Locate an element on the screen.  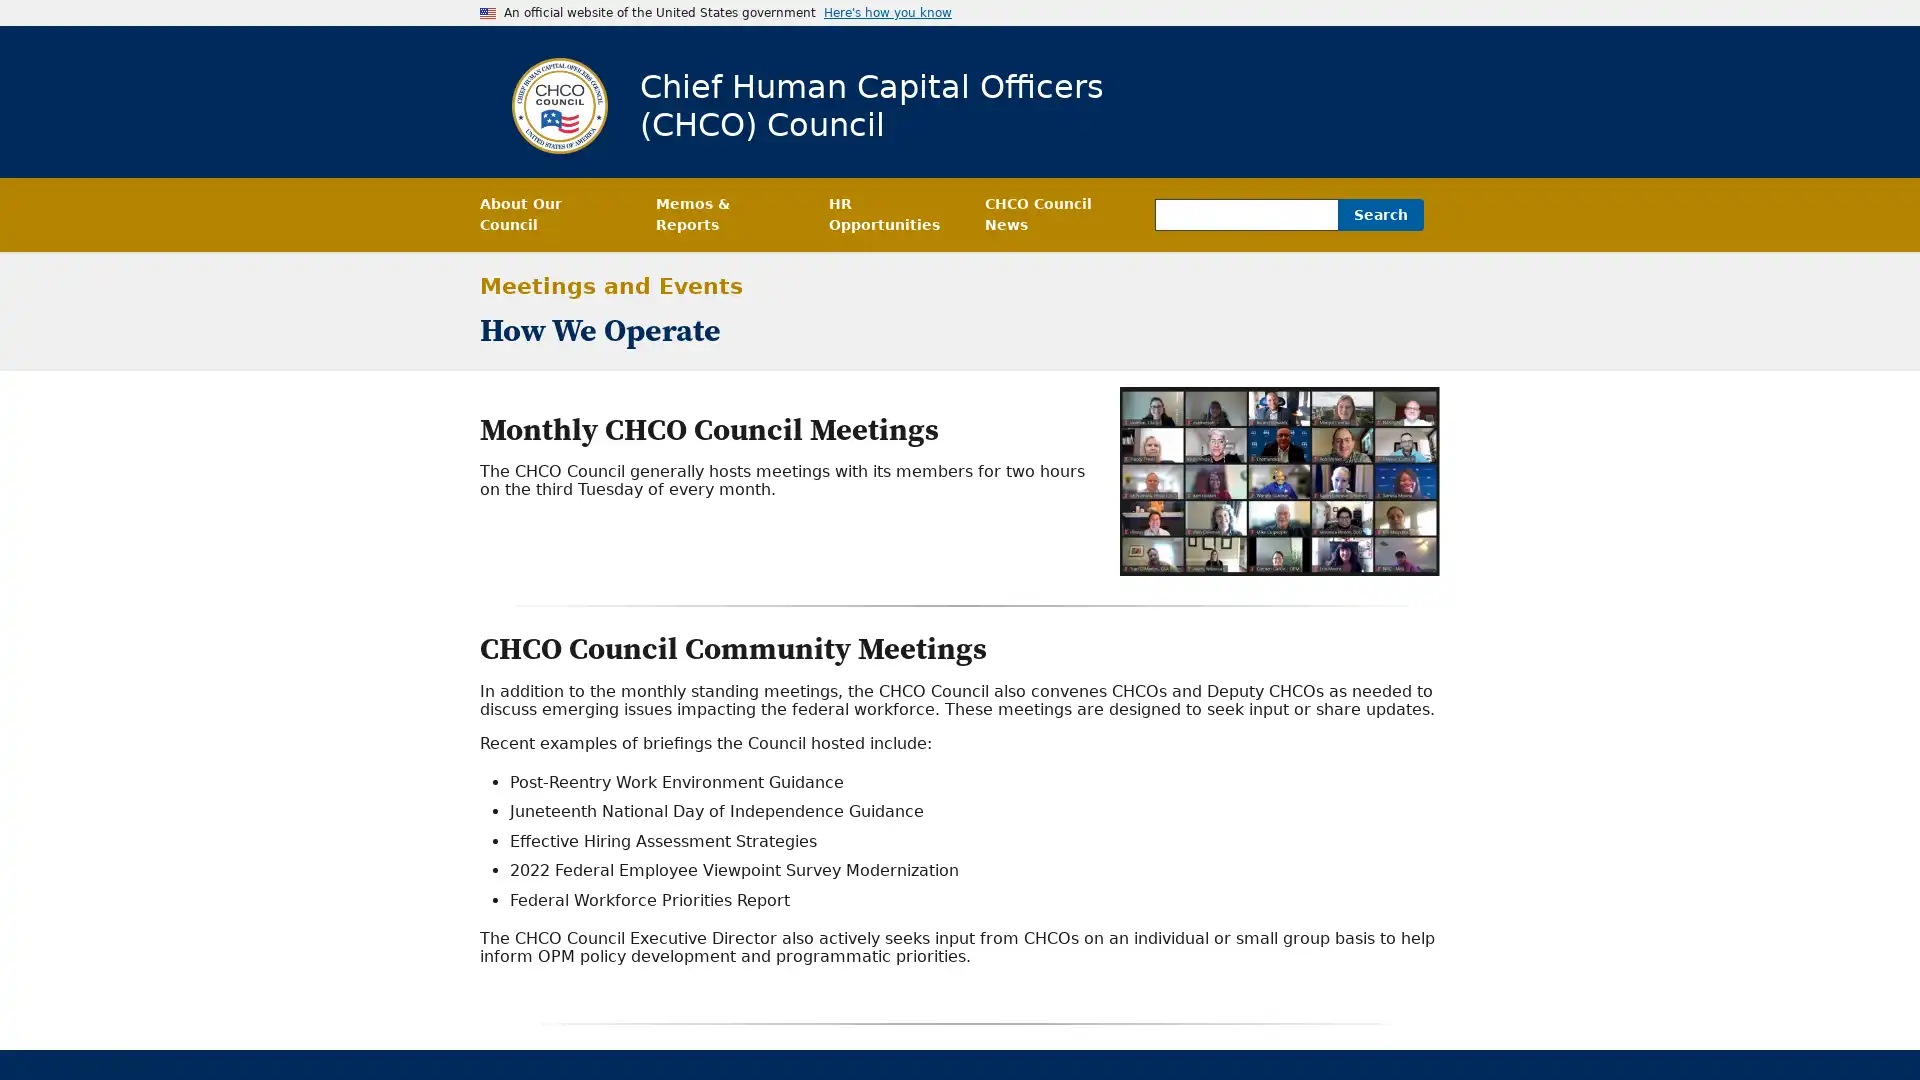
Memos & Reports is located at coordinates (724, 215).